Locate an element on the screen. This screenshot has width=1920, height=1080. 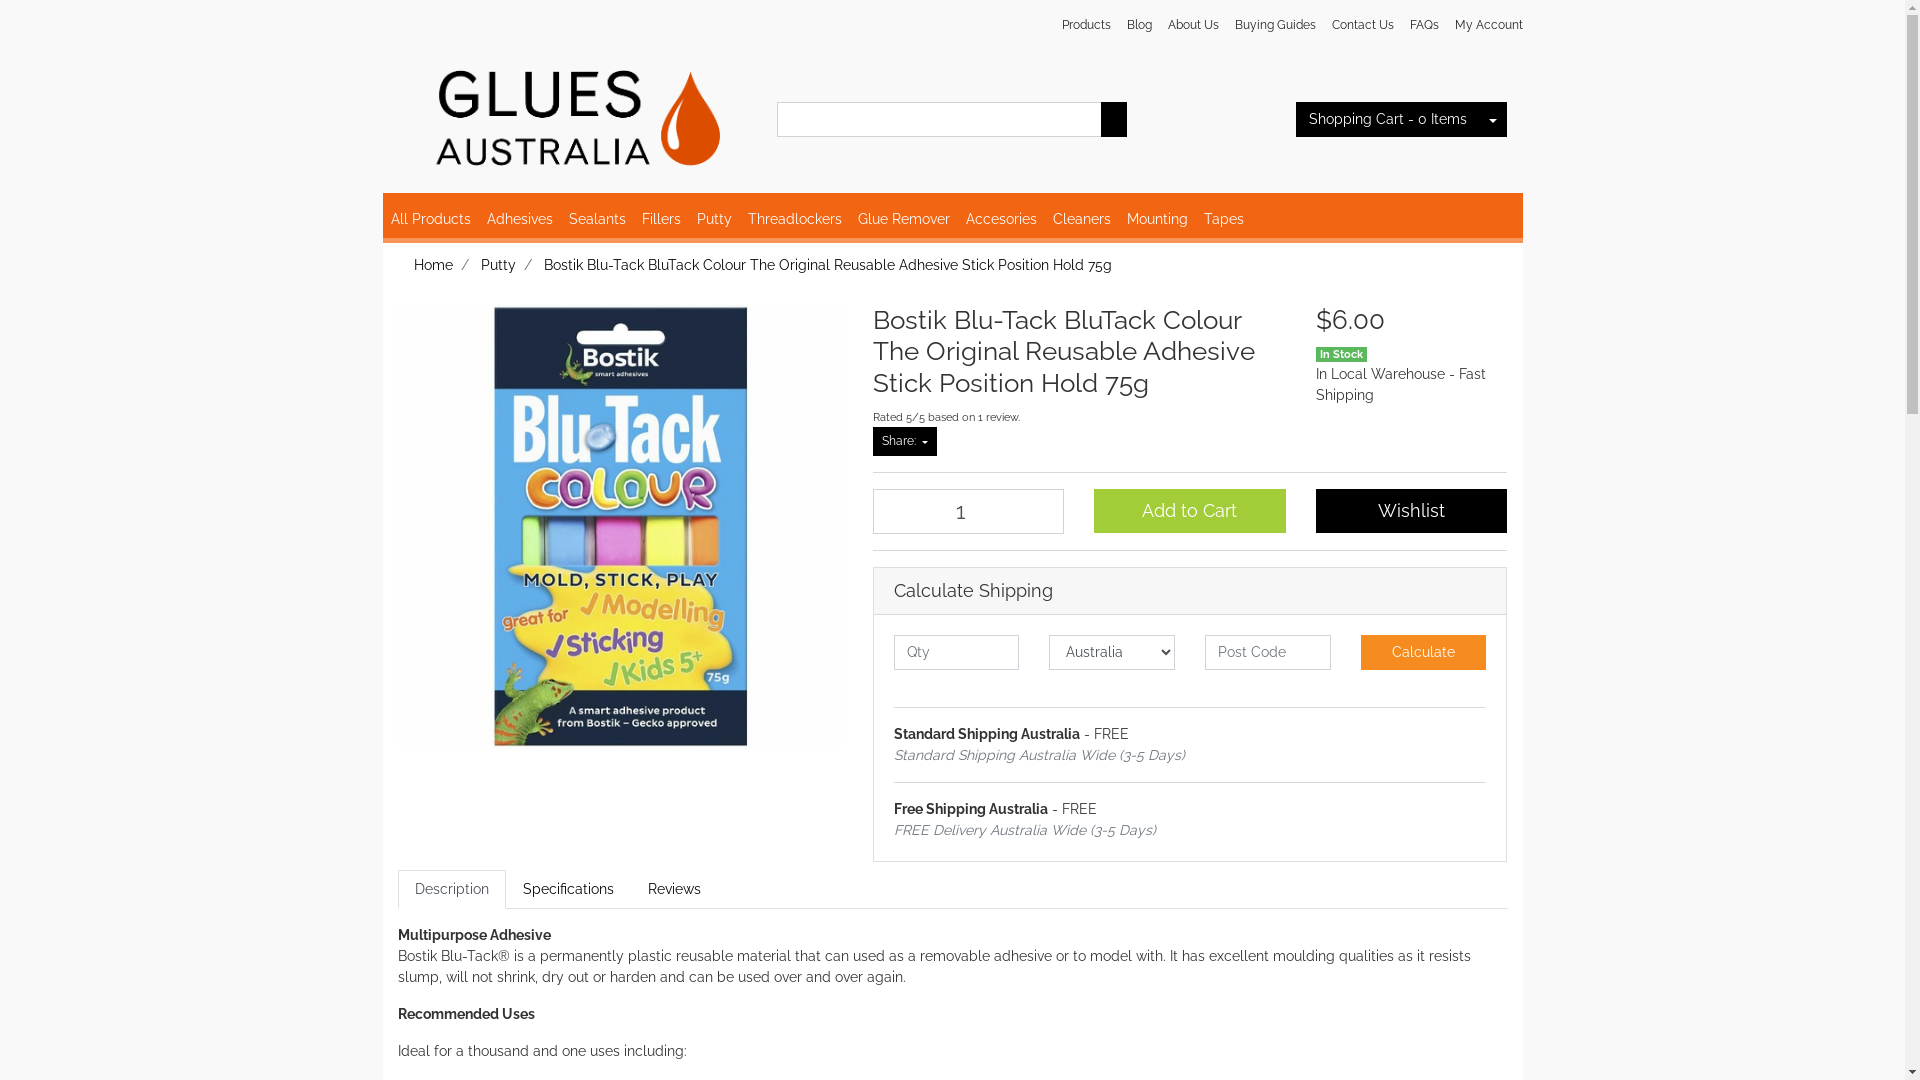
'About Us' is located at coordinates (1193, 24).